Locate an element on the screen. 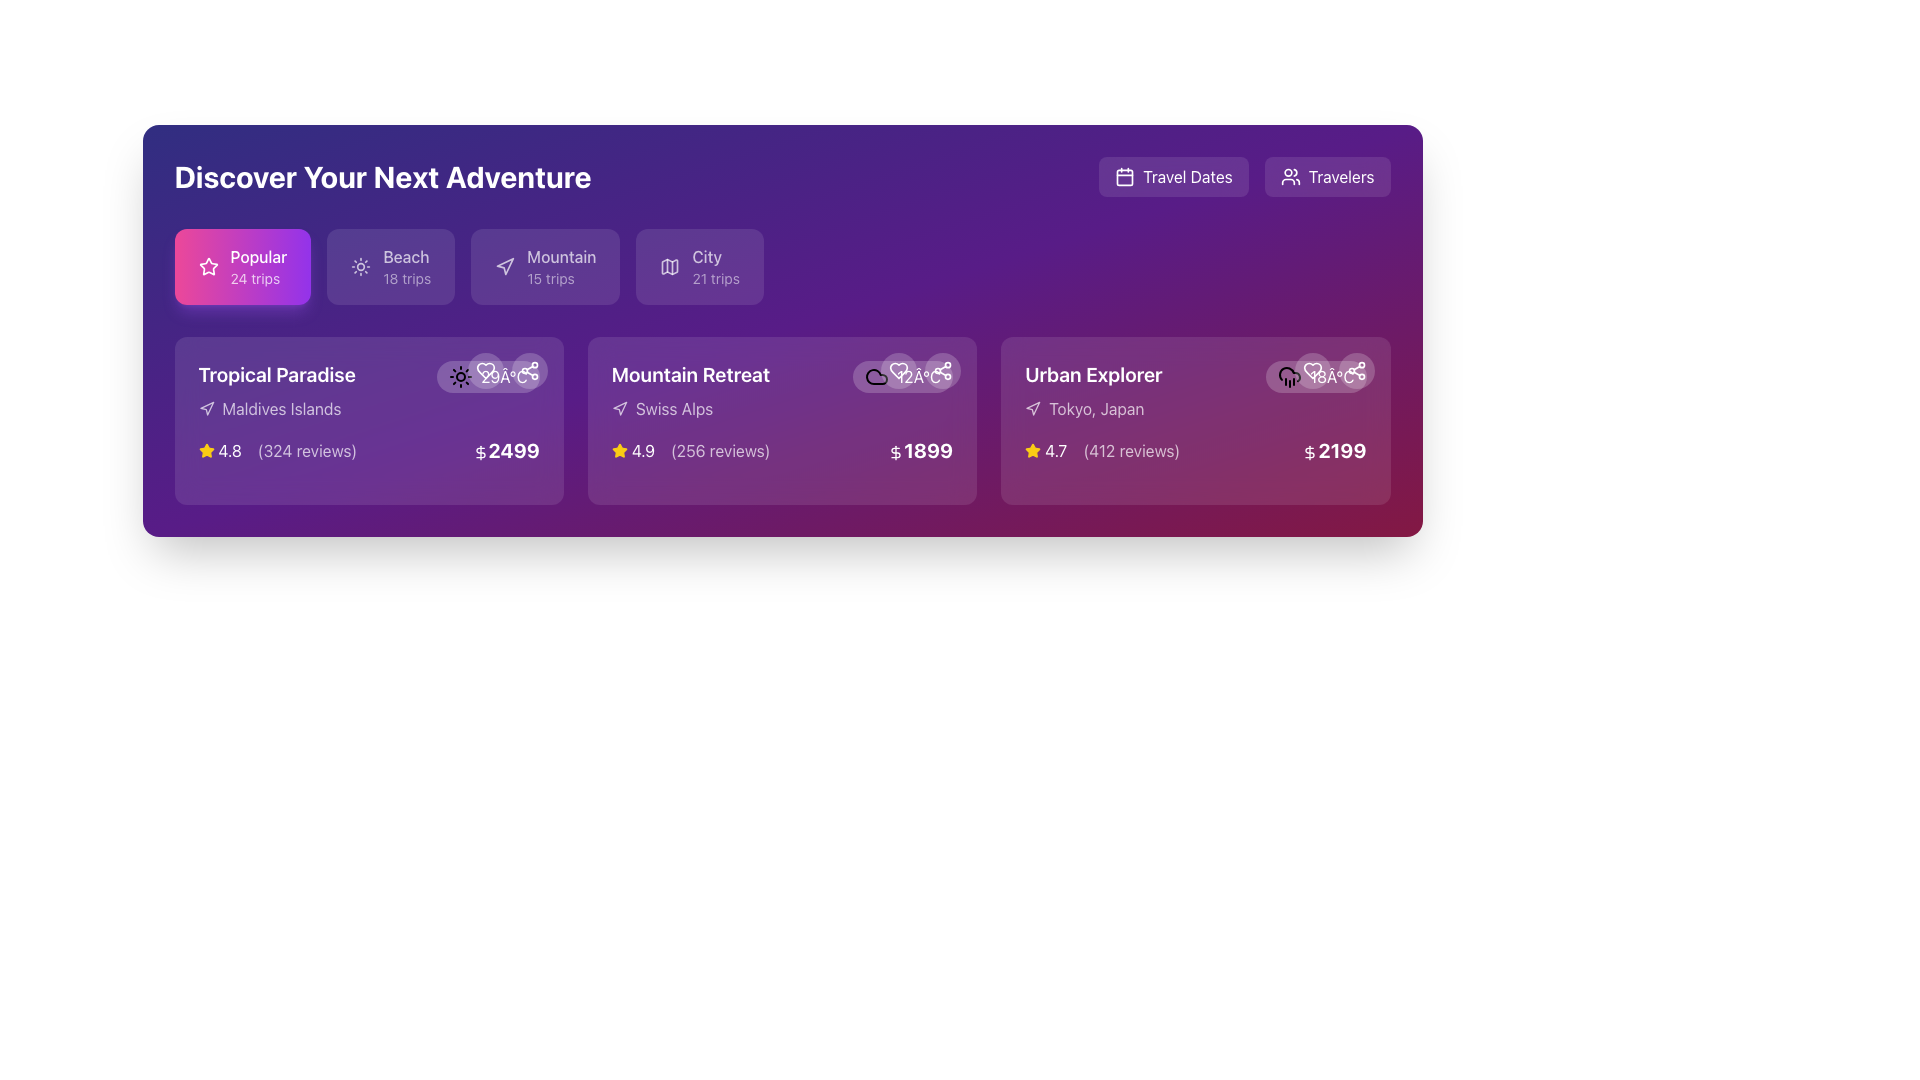  the 'City' category icon, which is the second icon within the 'City 21 trips' button, located to the left of the 'City' text in the fourth position of the category row at the top of the card is located at coordinates (670, 265).